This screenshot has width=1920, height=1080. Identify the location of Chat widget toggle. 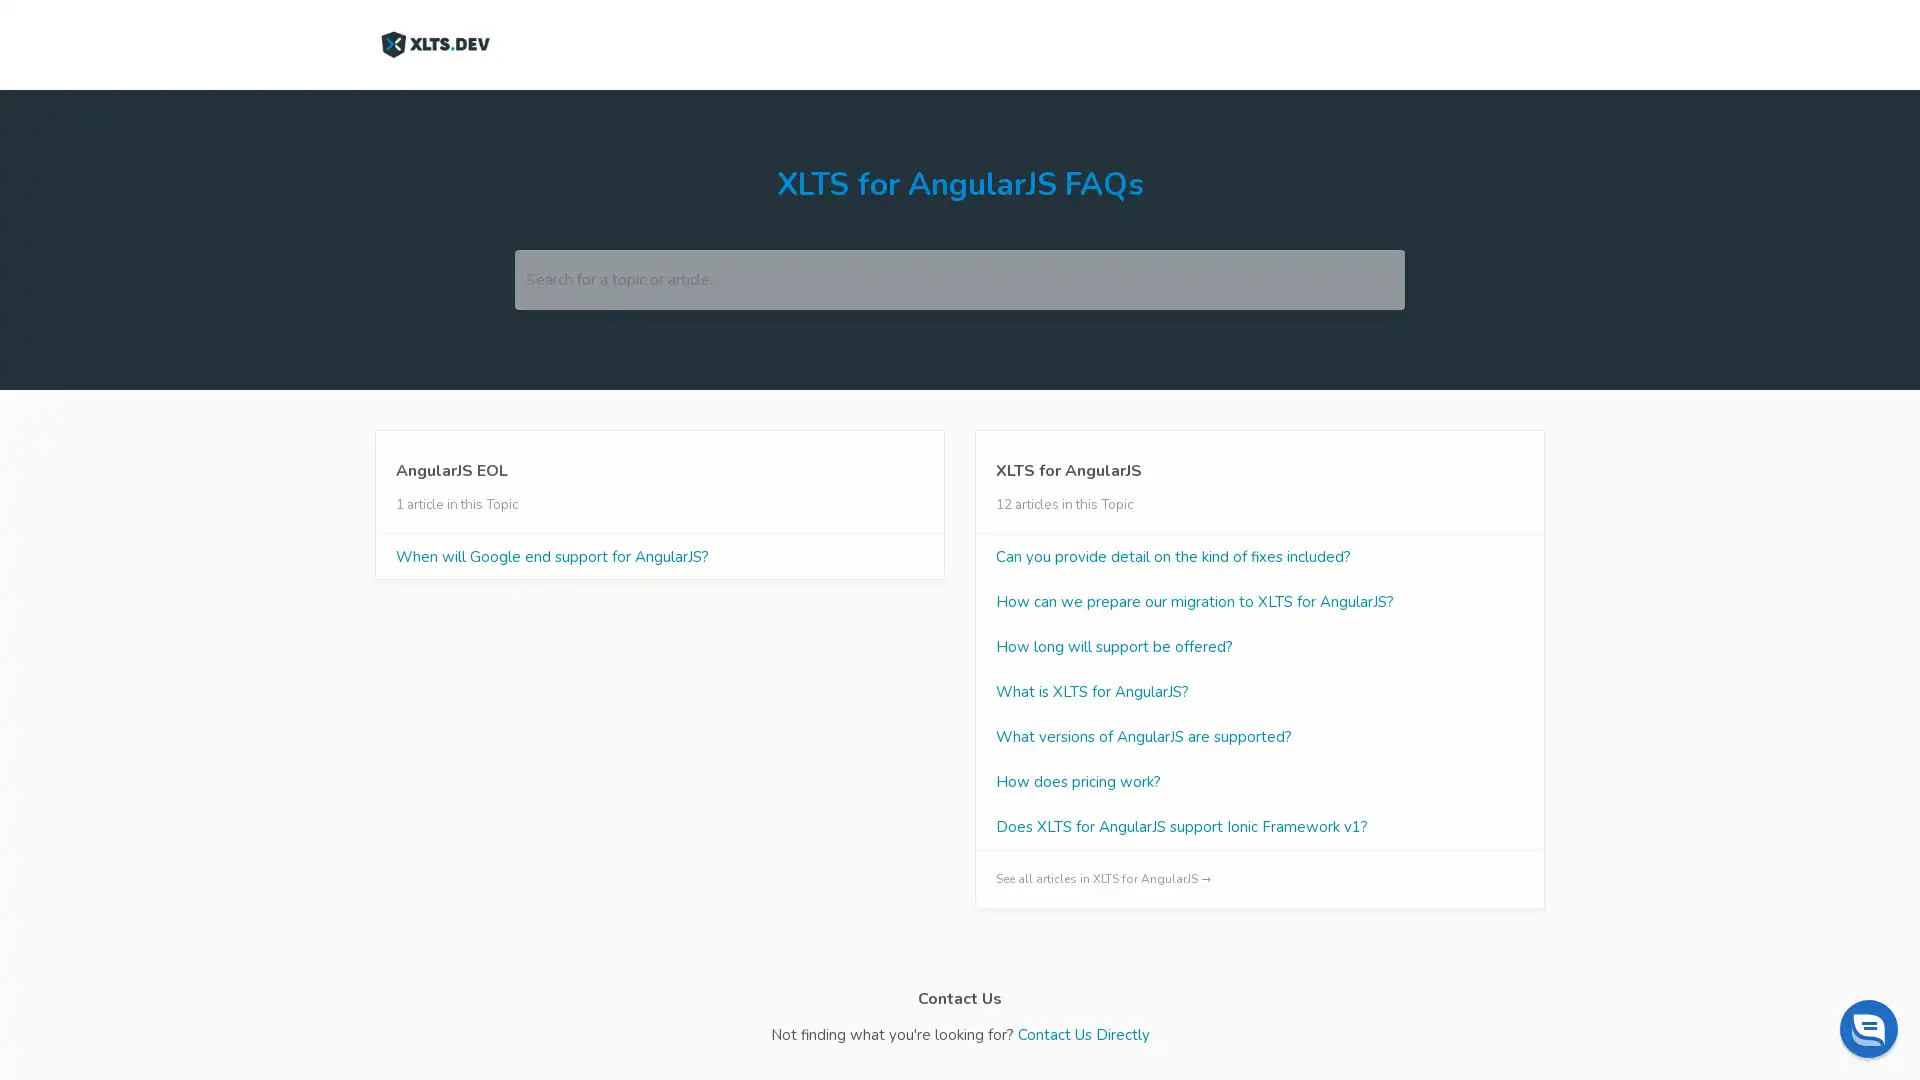
(1867, 1029).